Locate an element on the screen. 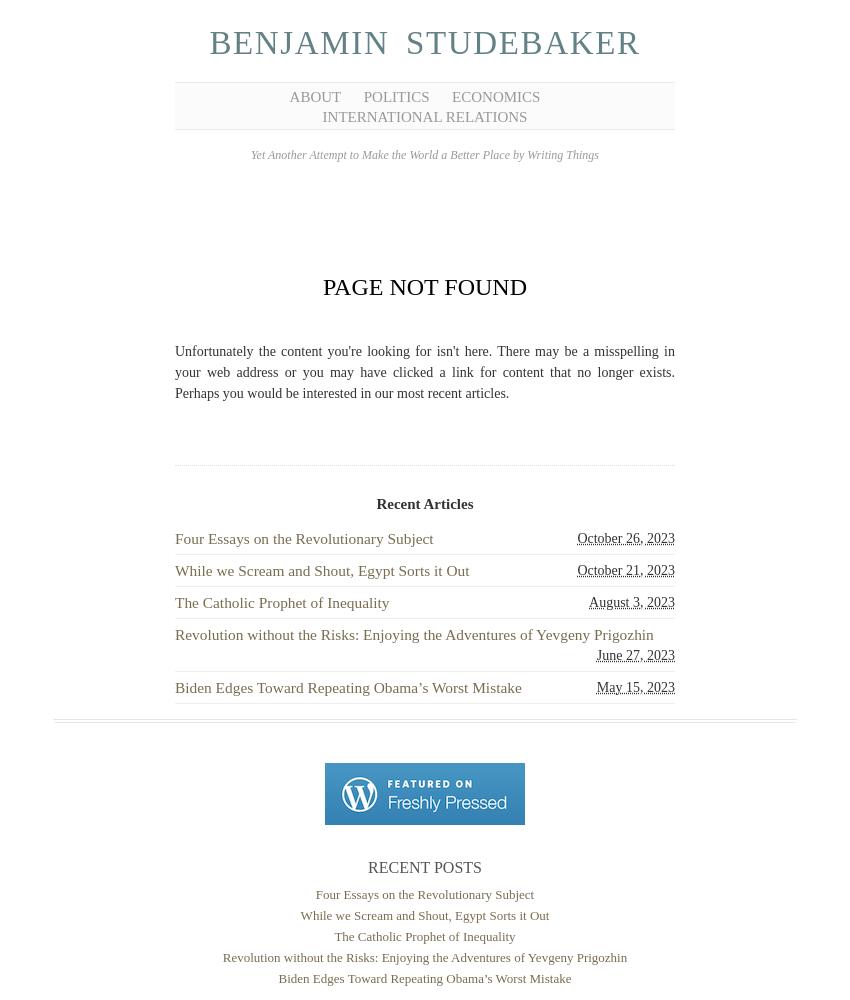 This screenshot has width=850, height=1000. 'October 21, 2023' is located at coordinates (625, 568).